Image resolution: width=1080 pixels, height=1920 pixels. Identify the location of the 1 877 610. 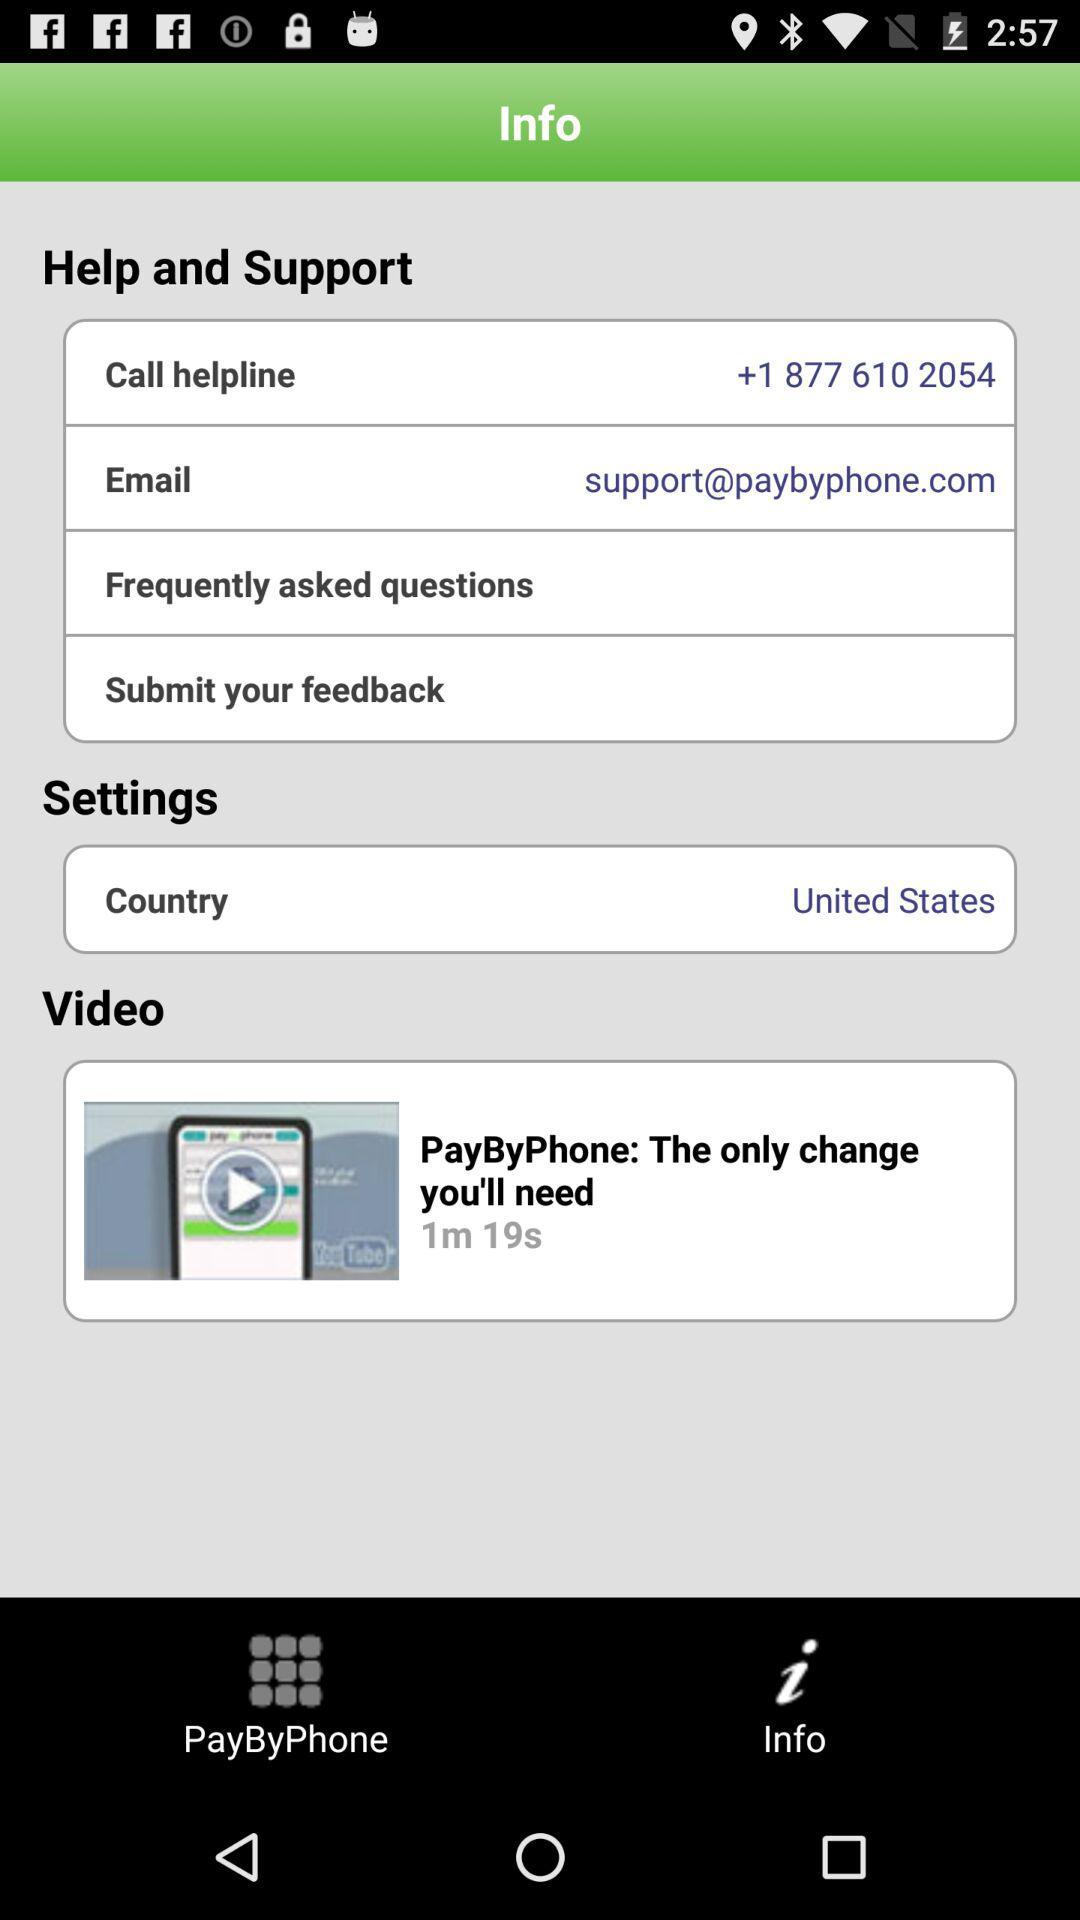
(540, 373).